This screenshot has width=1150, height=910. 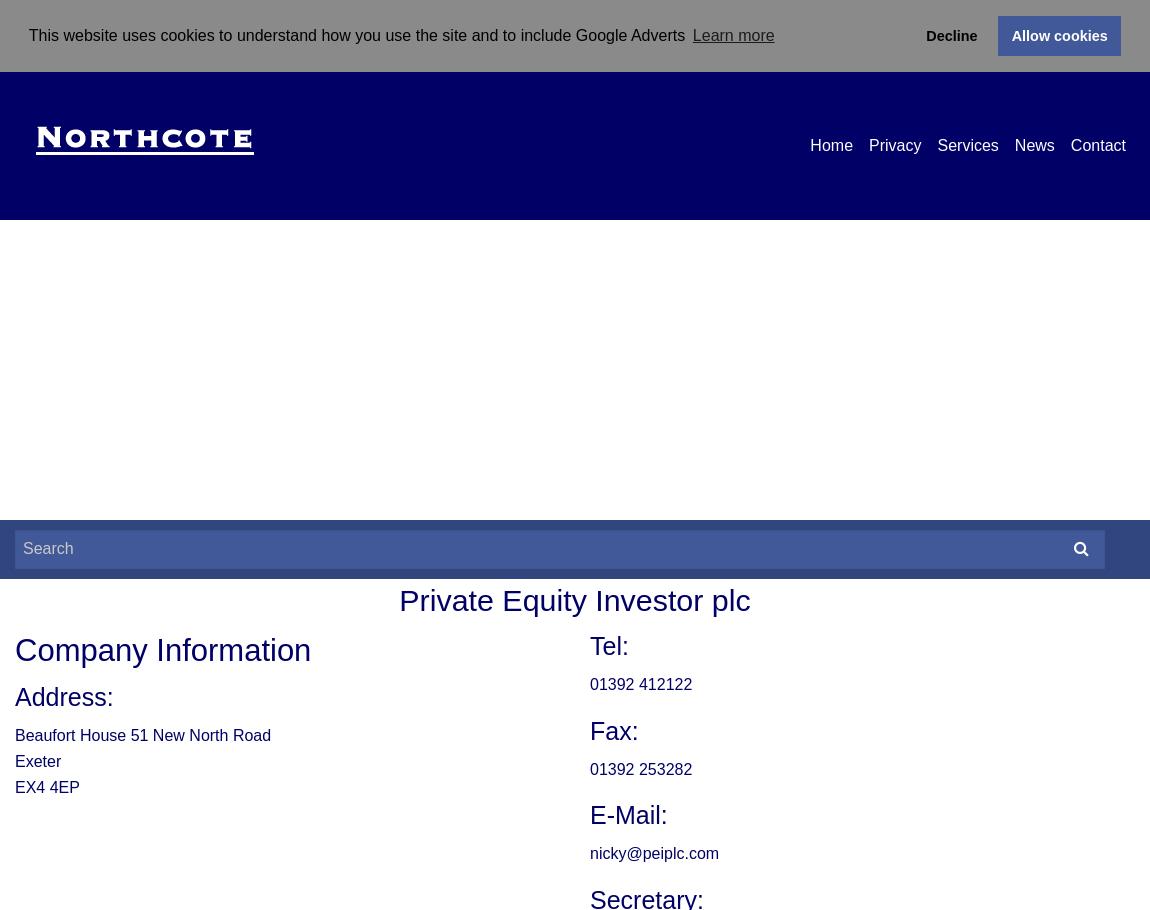 I want to click on 'Fax:', so click(x=588, y=729).